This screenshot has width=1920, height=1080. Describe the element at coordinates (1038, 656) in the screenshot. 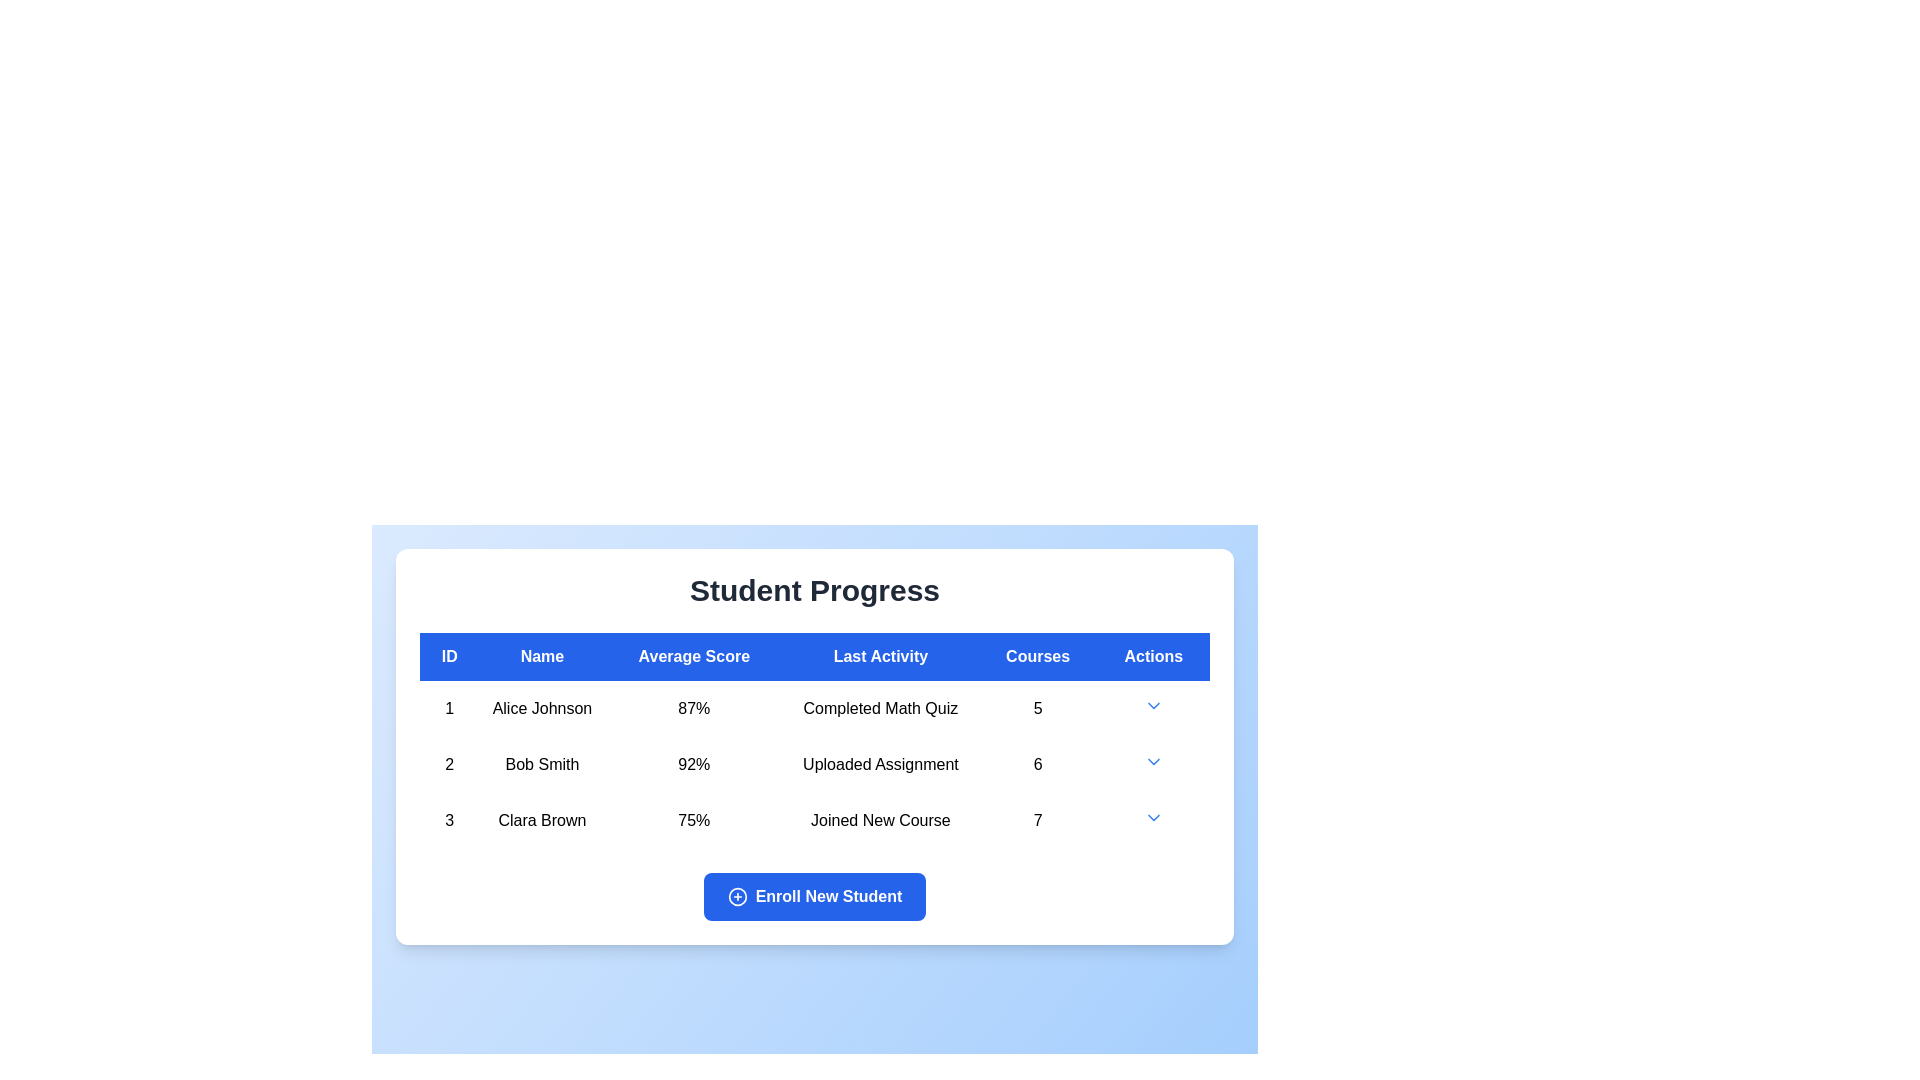

I see `the 'Courses' column header, which is the fifth header in a table row with a blue background and white bold text, positioned between 'Last Activity' and 'Actions' columns` at that location.